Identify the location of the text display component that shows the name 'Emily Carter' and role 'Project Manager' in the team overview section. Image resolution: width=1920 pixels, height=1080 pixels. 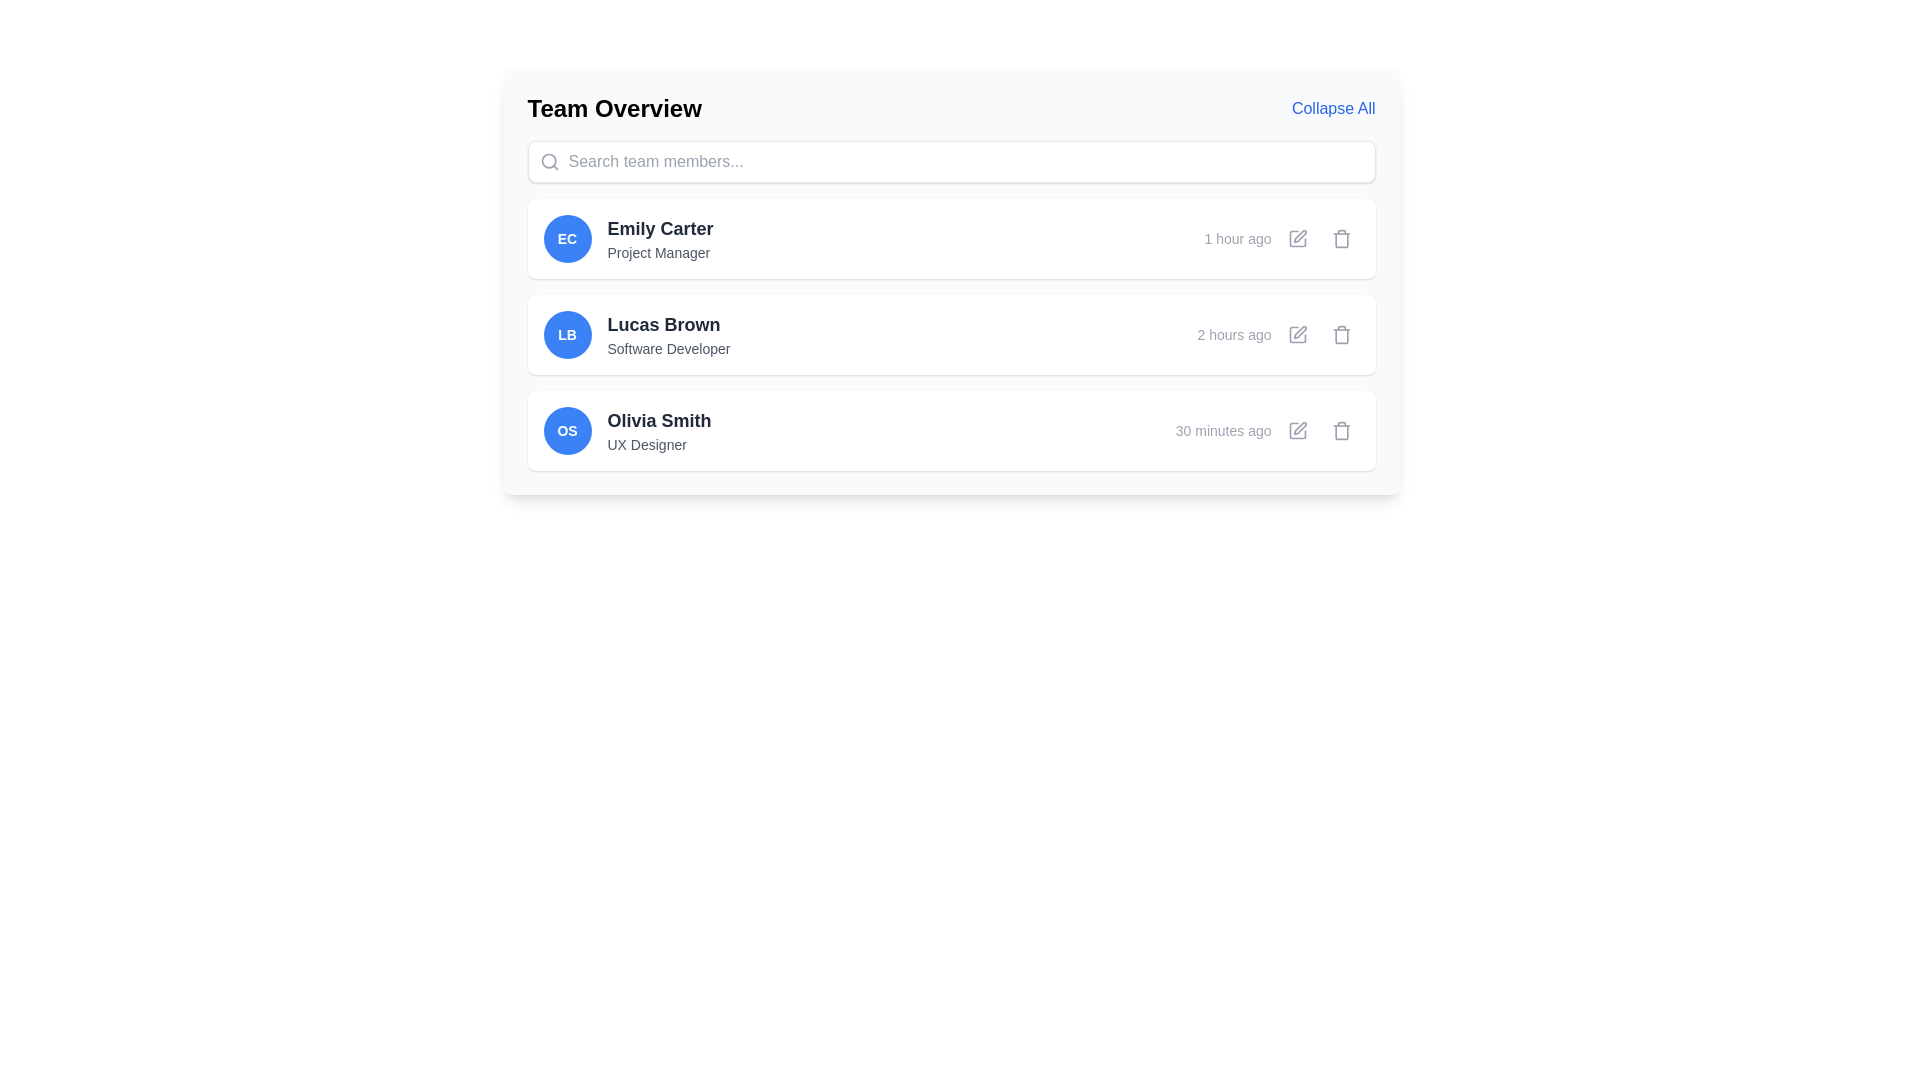
(660, 238).